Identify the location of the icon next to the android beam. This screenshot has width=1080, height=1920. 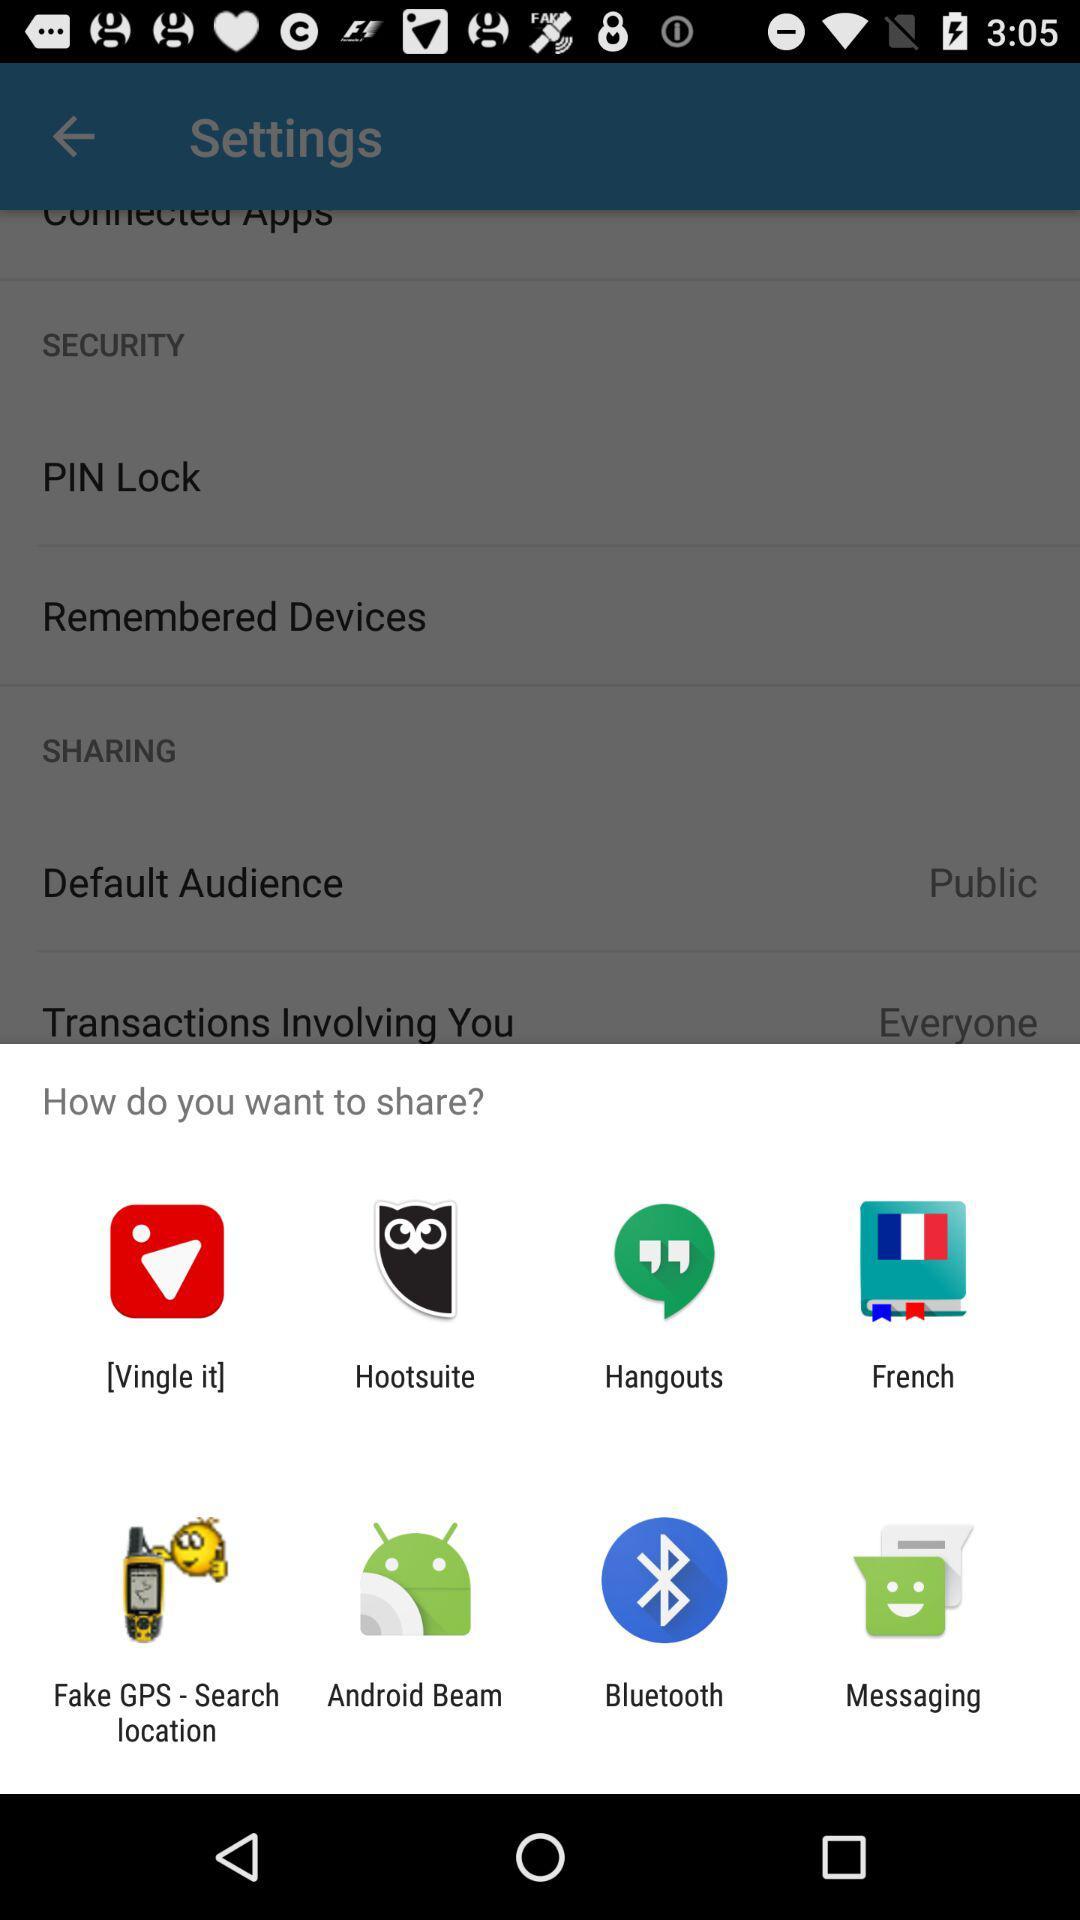
(165, 1711).